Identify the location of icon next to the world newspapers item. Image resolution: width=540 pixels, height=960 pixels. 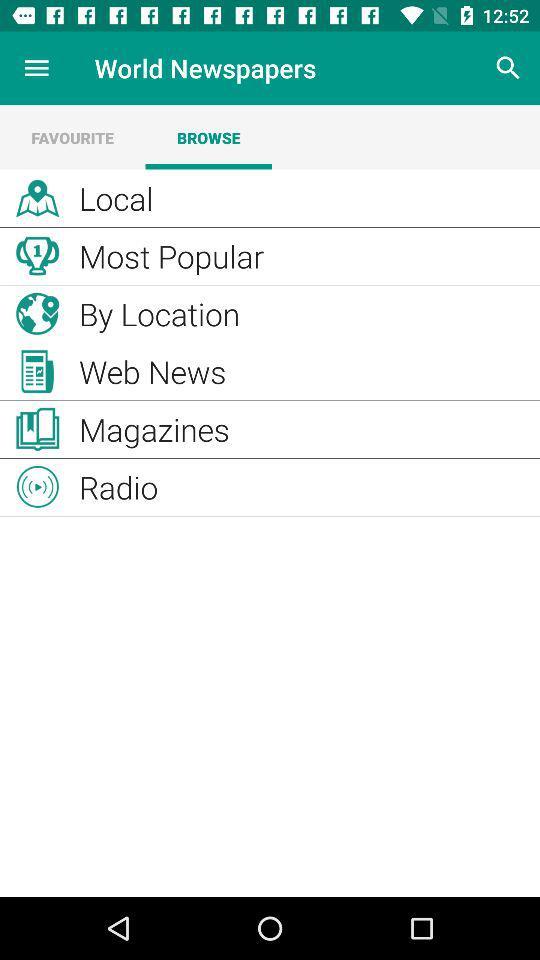
(36, 68).